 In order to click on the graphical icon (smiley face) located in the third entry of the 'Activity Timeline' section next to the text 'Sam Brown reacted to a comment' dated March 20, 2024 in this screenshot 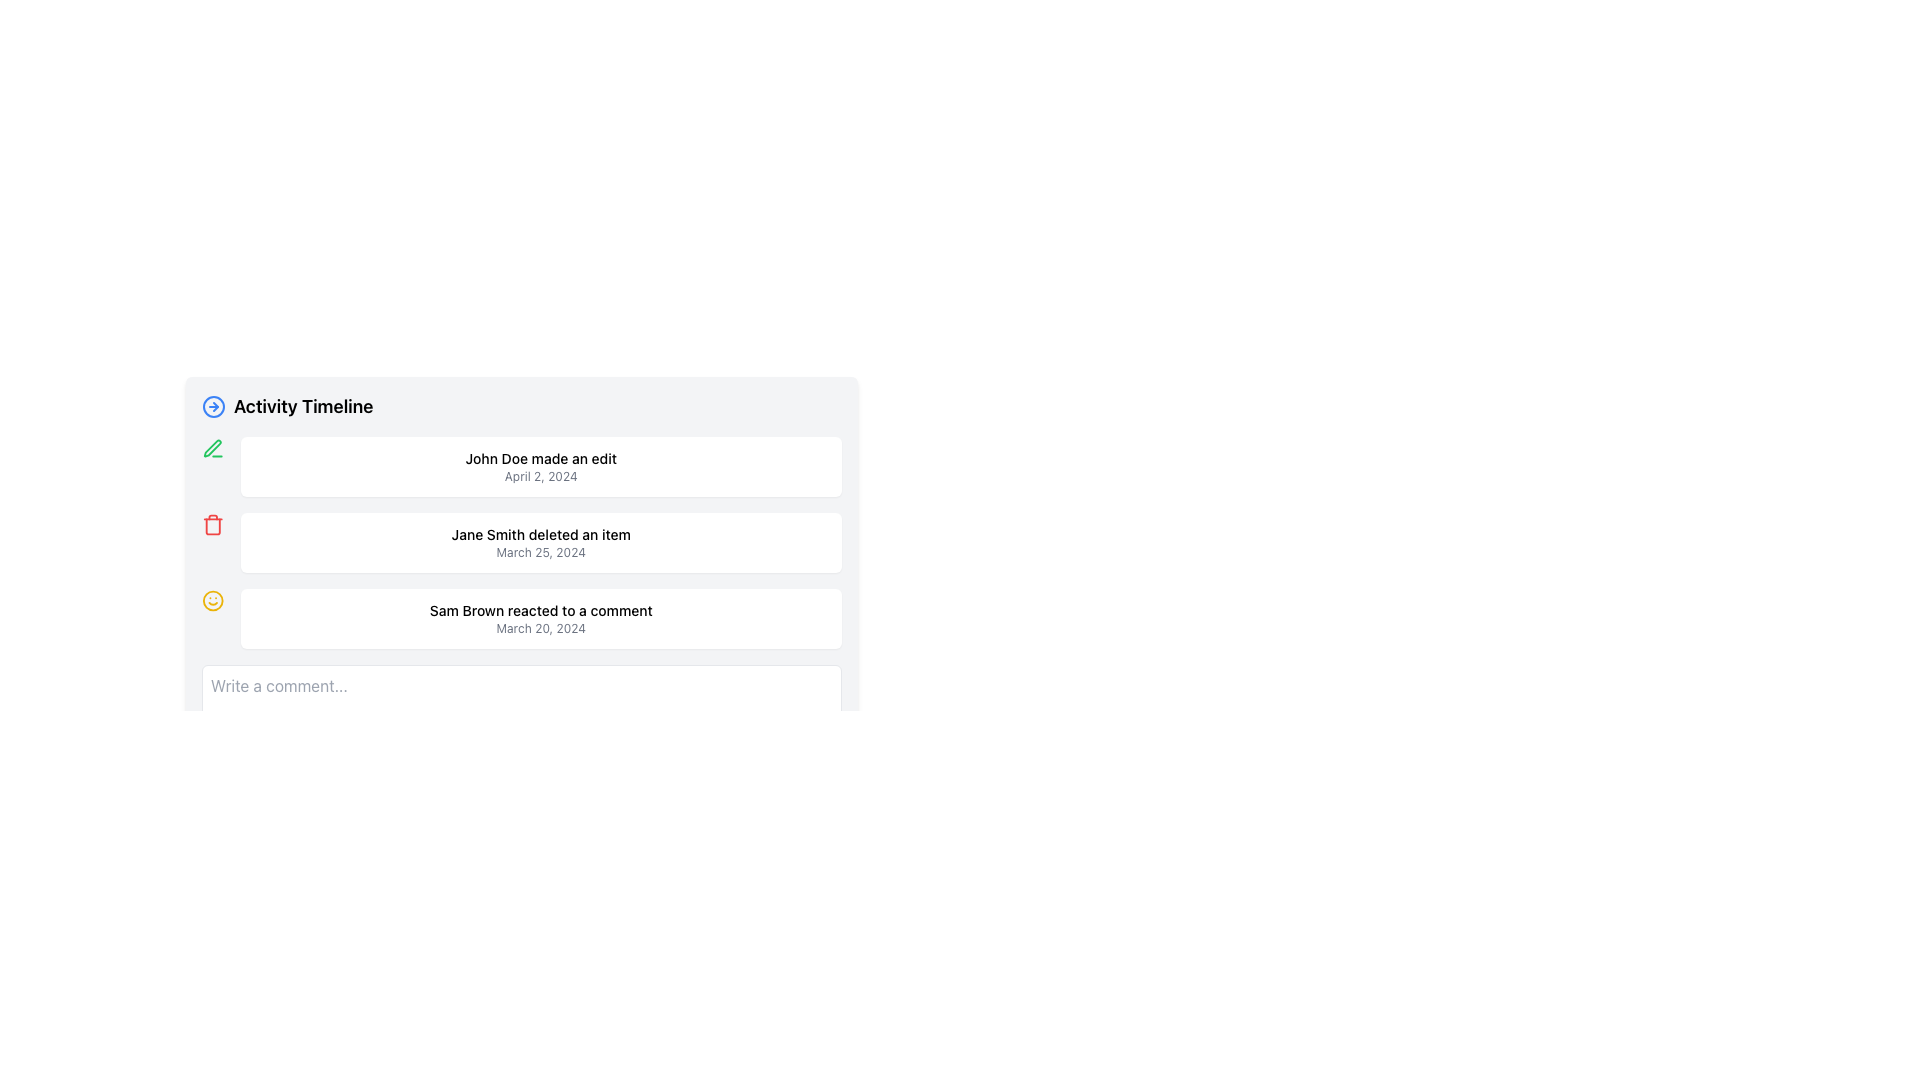, I will do `click(213, 600)`.